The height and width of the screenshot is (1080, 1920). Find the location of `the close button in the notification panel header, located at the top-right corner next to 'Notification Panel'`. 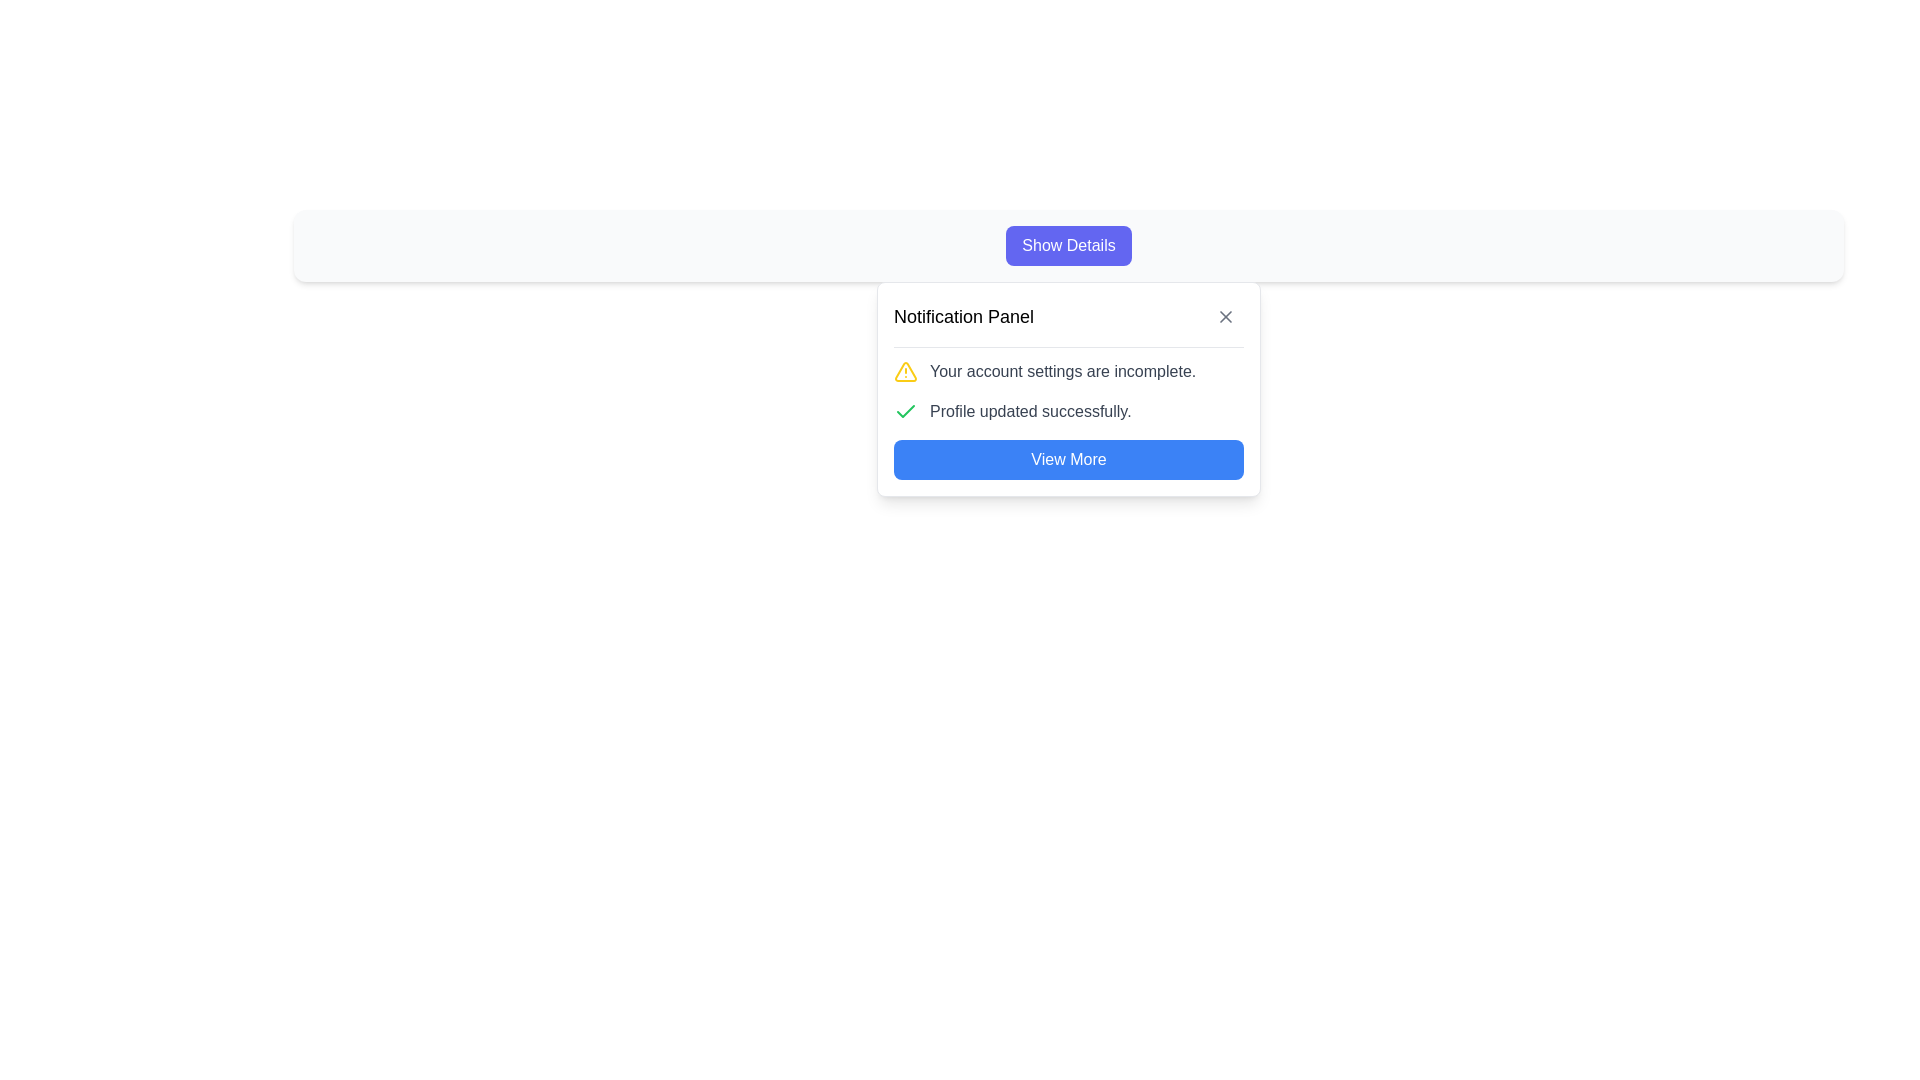

the close button in the notification panel header, located at the top-right corner next to 'Notification Panel' is located at coordinates (1224, 315).